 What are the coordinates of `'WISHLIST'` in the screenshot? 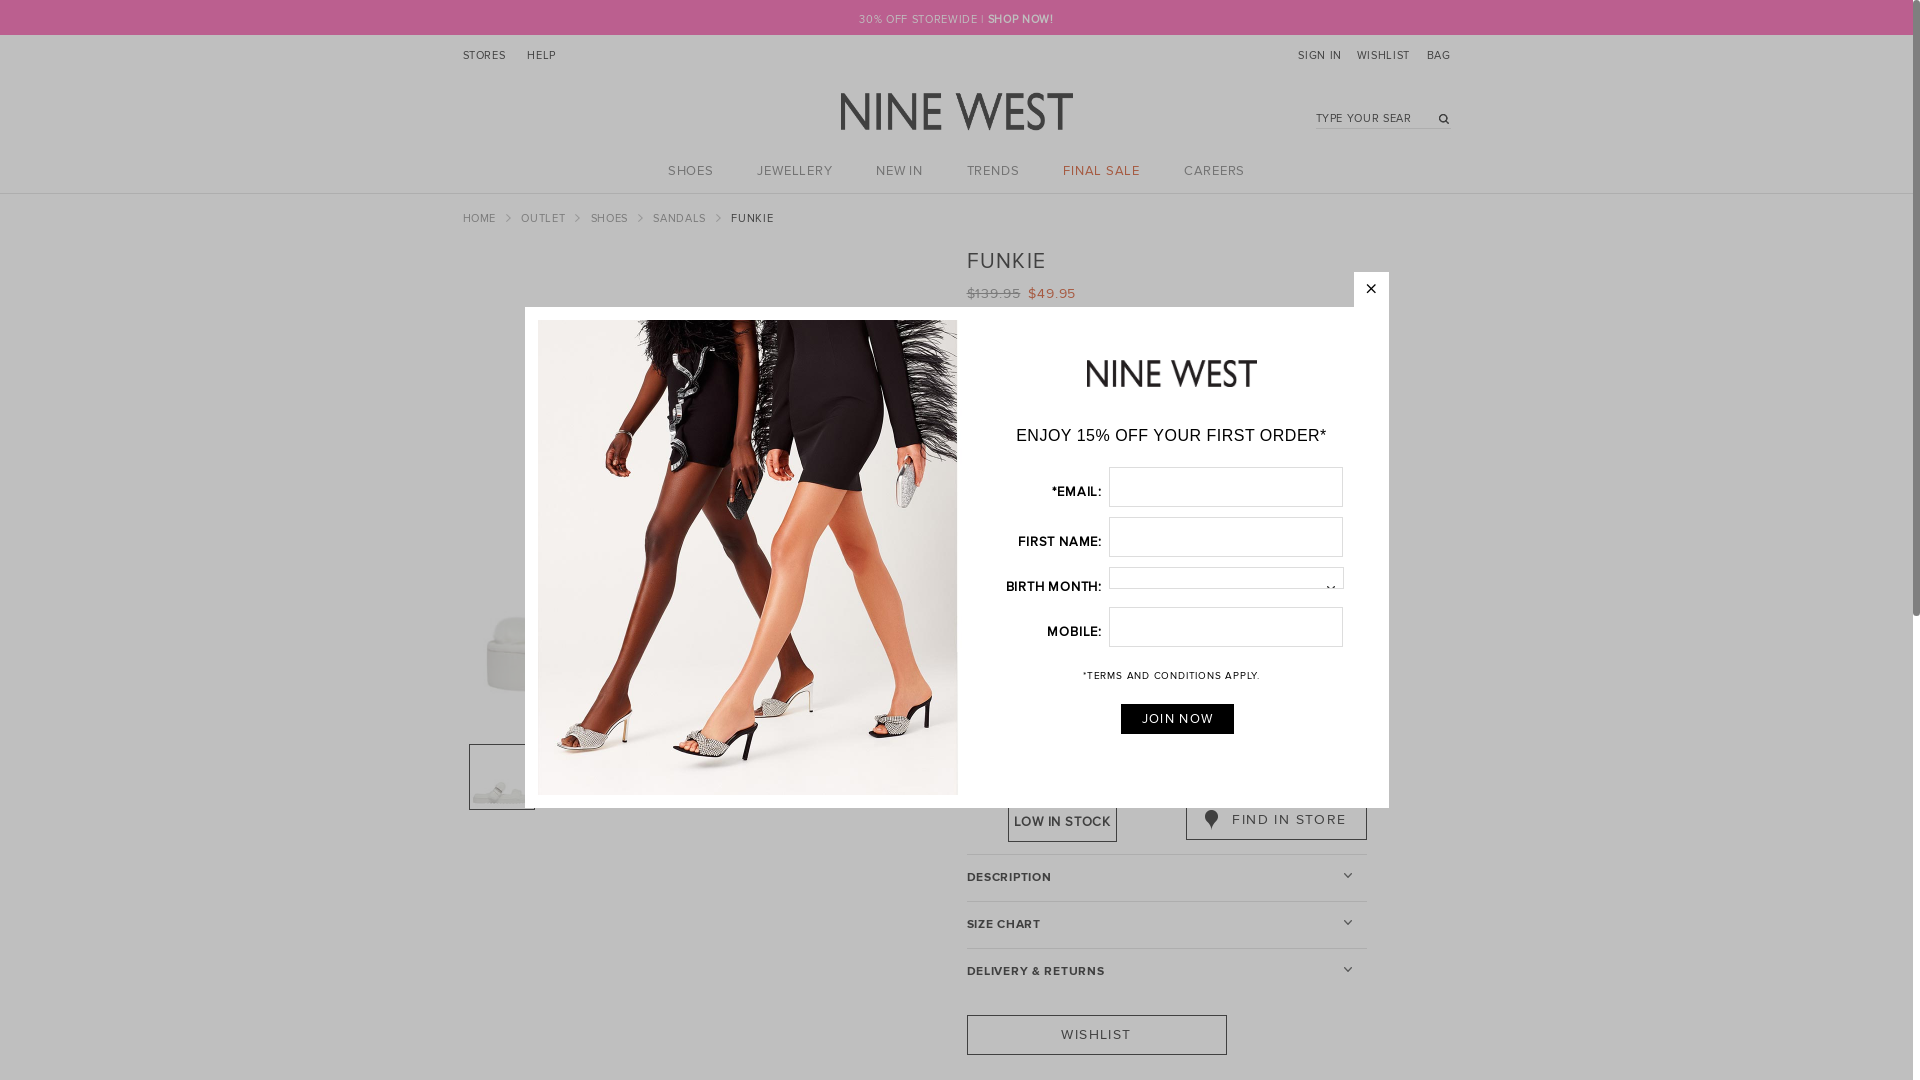 It's located at (965, 1034).